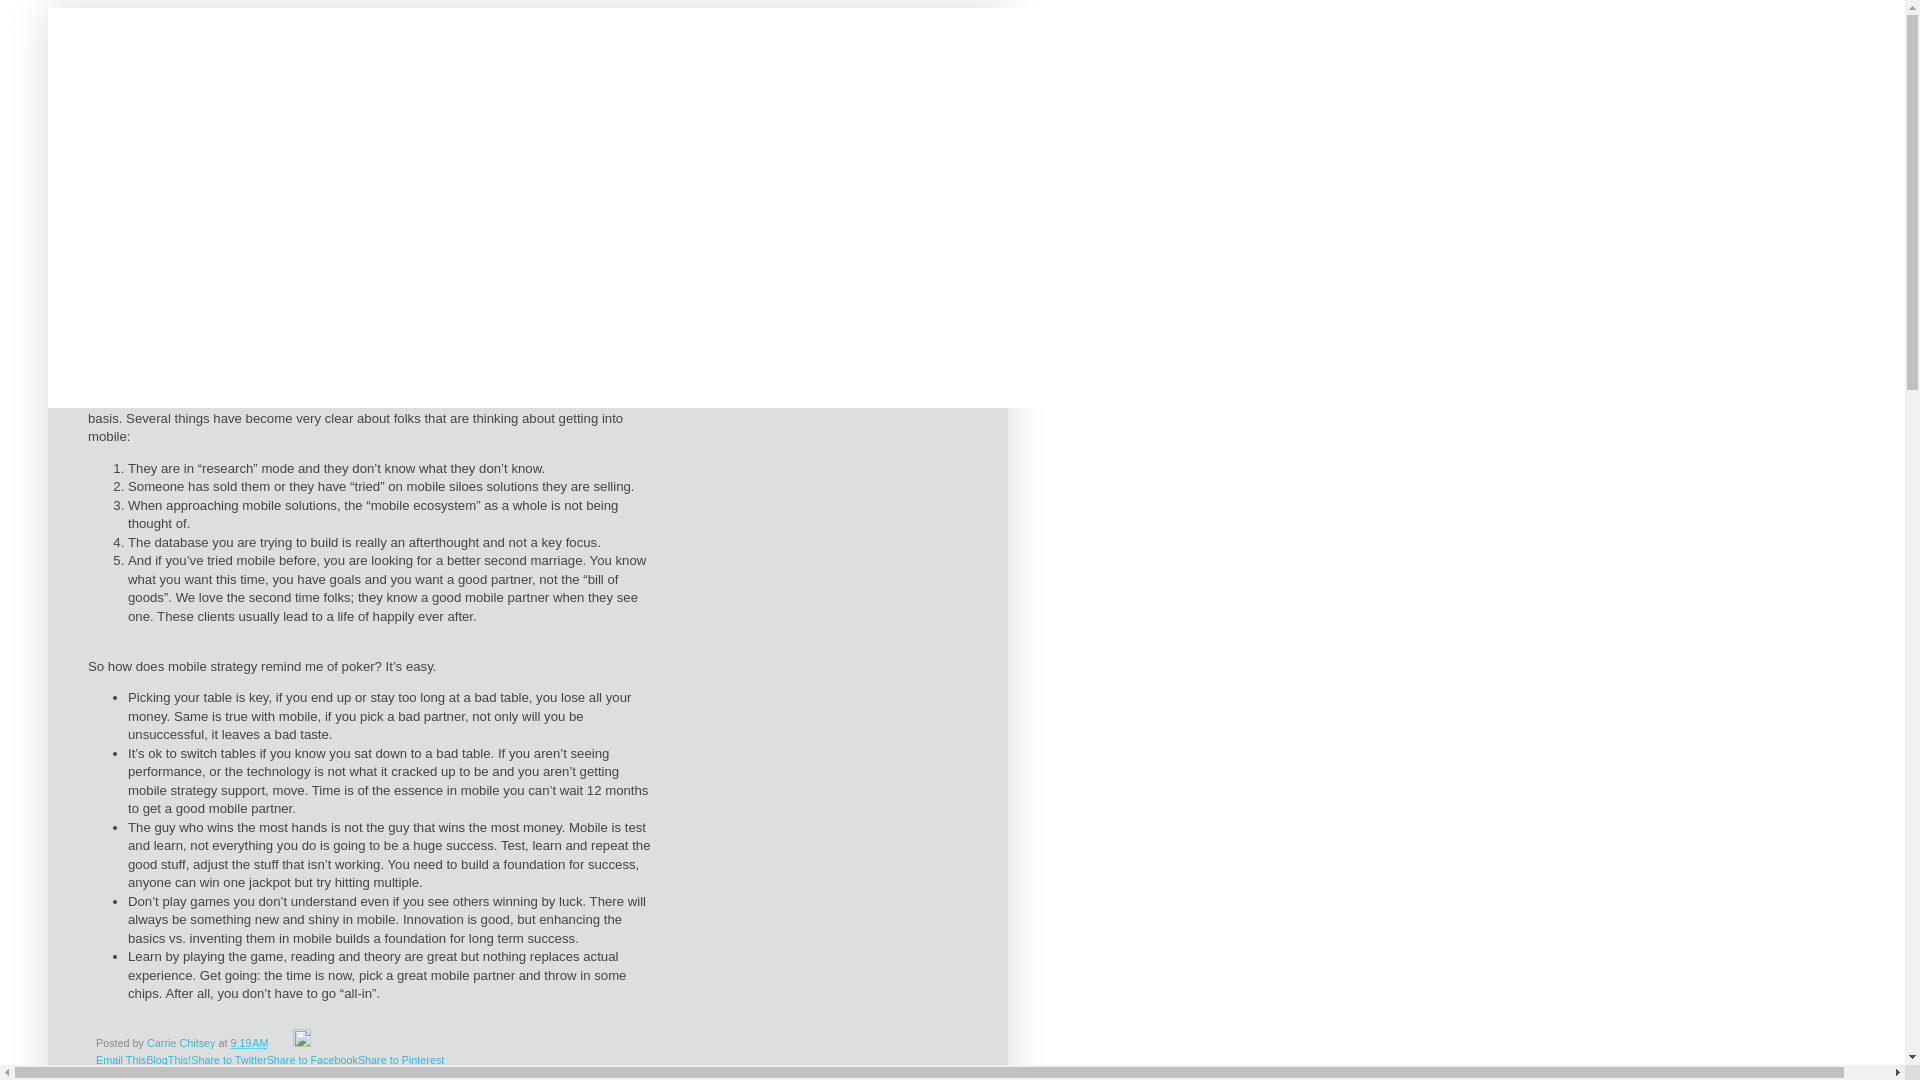 The image size is (1920, 1080). What do you see at coordinates (168, 1059) in the screenshot?
I see `'BlogThis!'` at bounding box center [168, 1059].